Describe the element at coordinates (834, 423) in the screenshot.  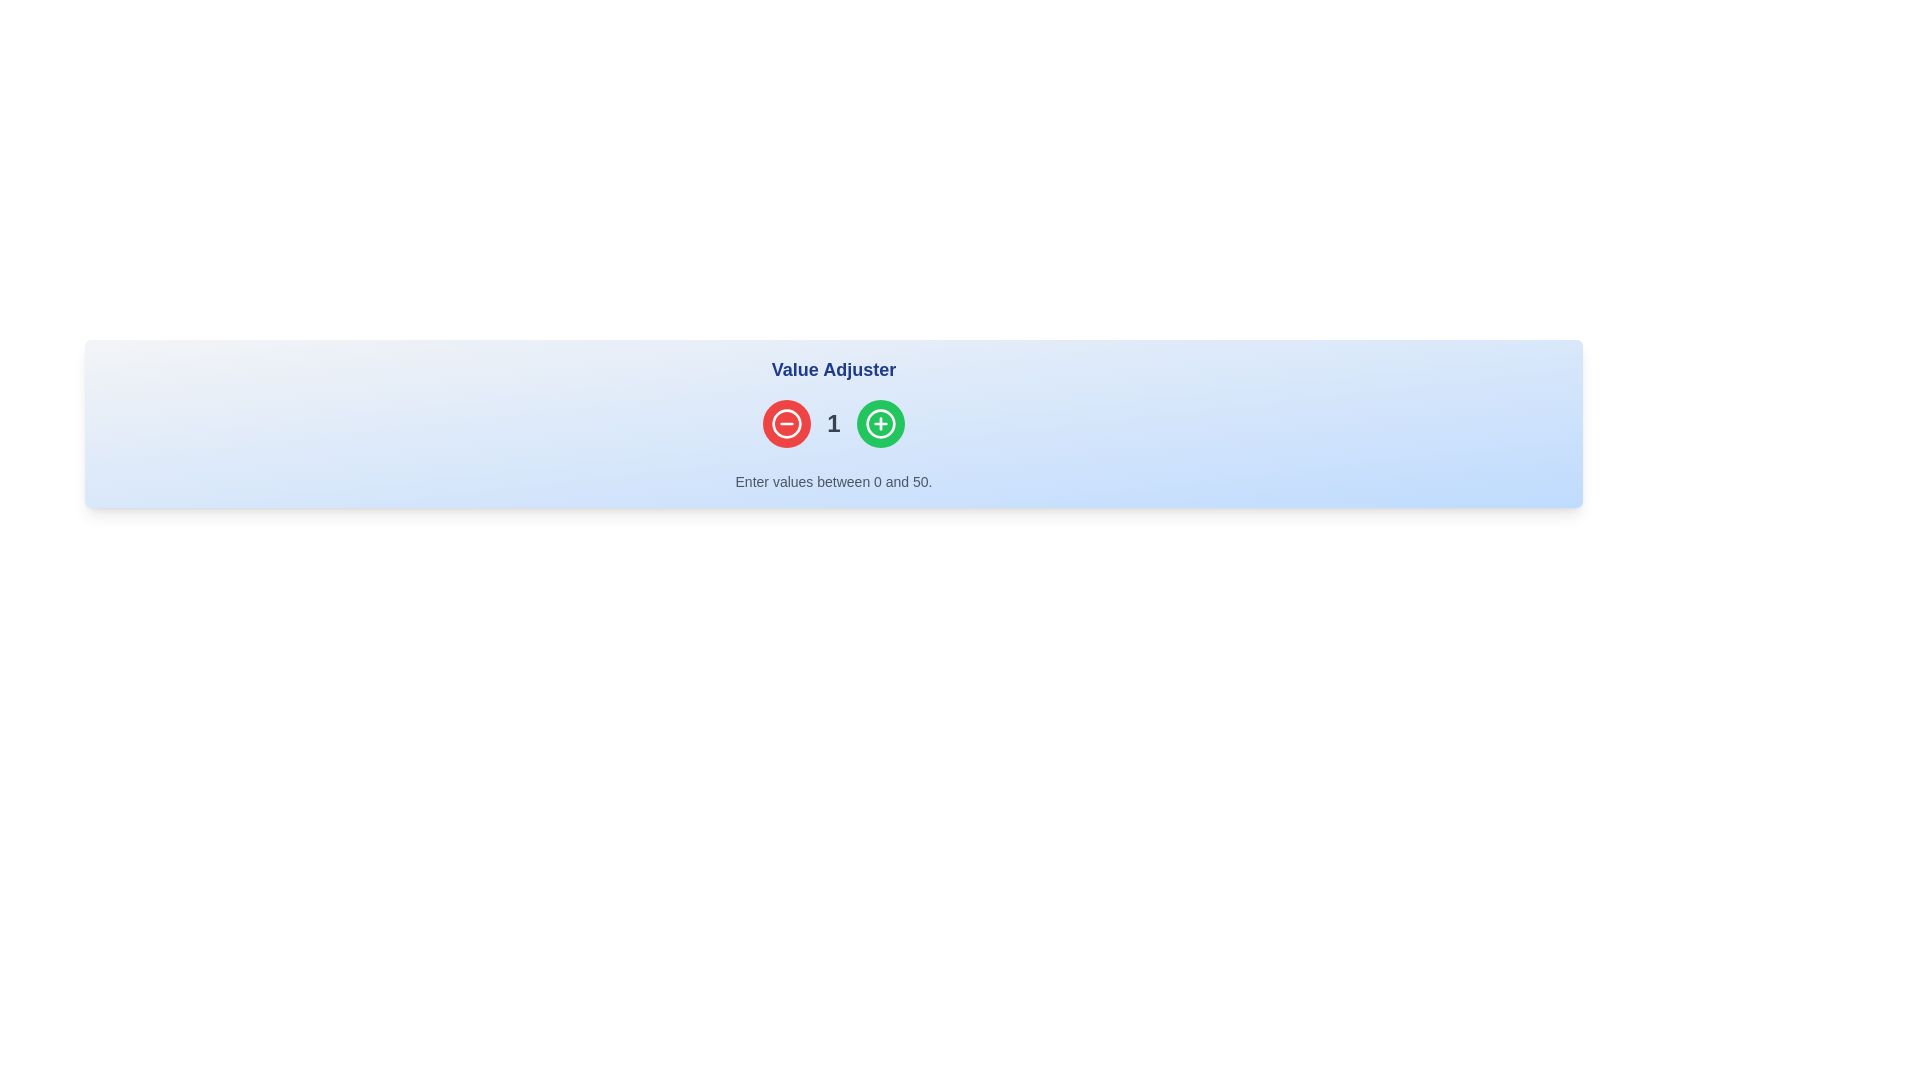
I see `the text label element displaying the number '1', which is located between a red decrement button and a green increment button in the 'Value Adjuster' section` at that location.